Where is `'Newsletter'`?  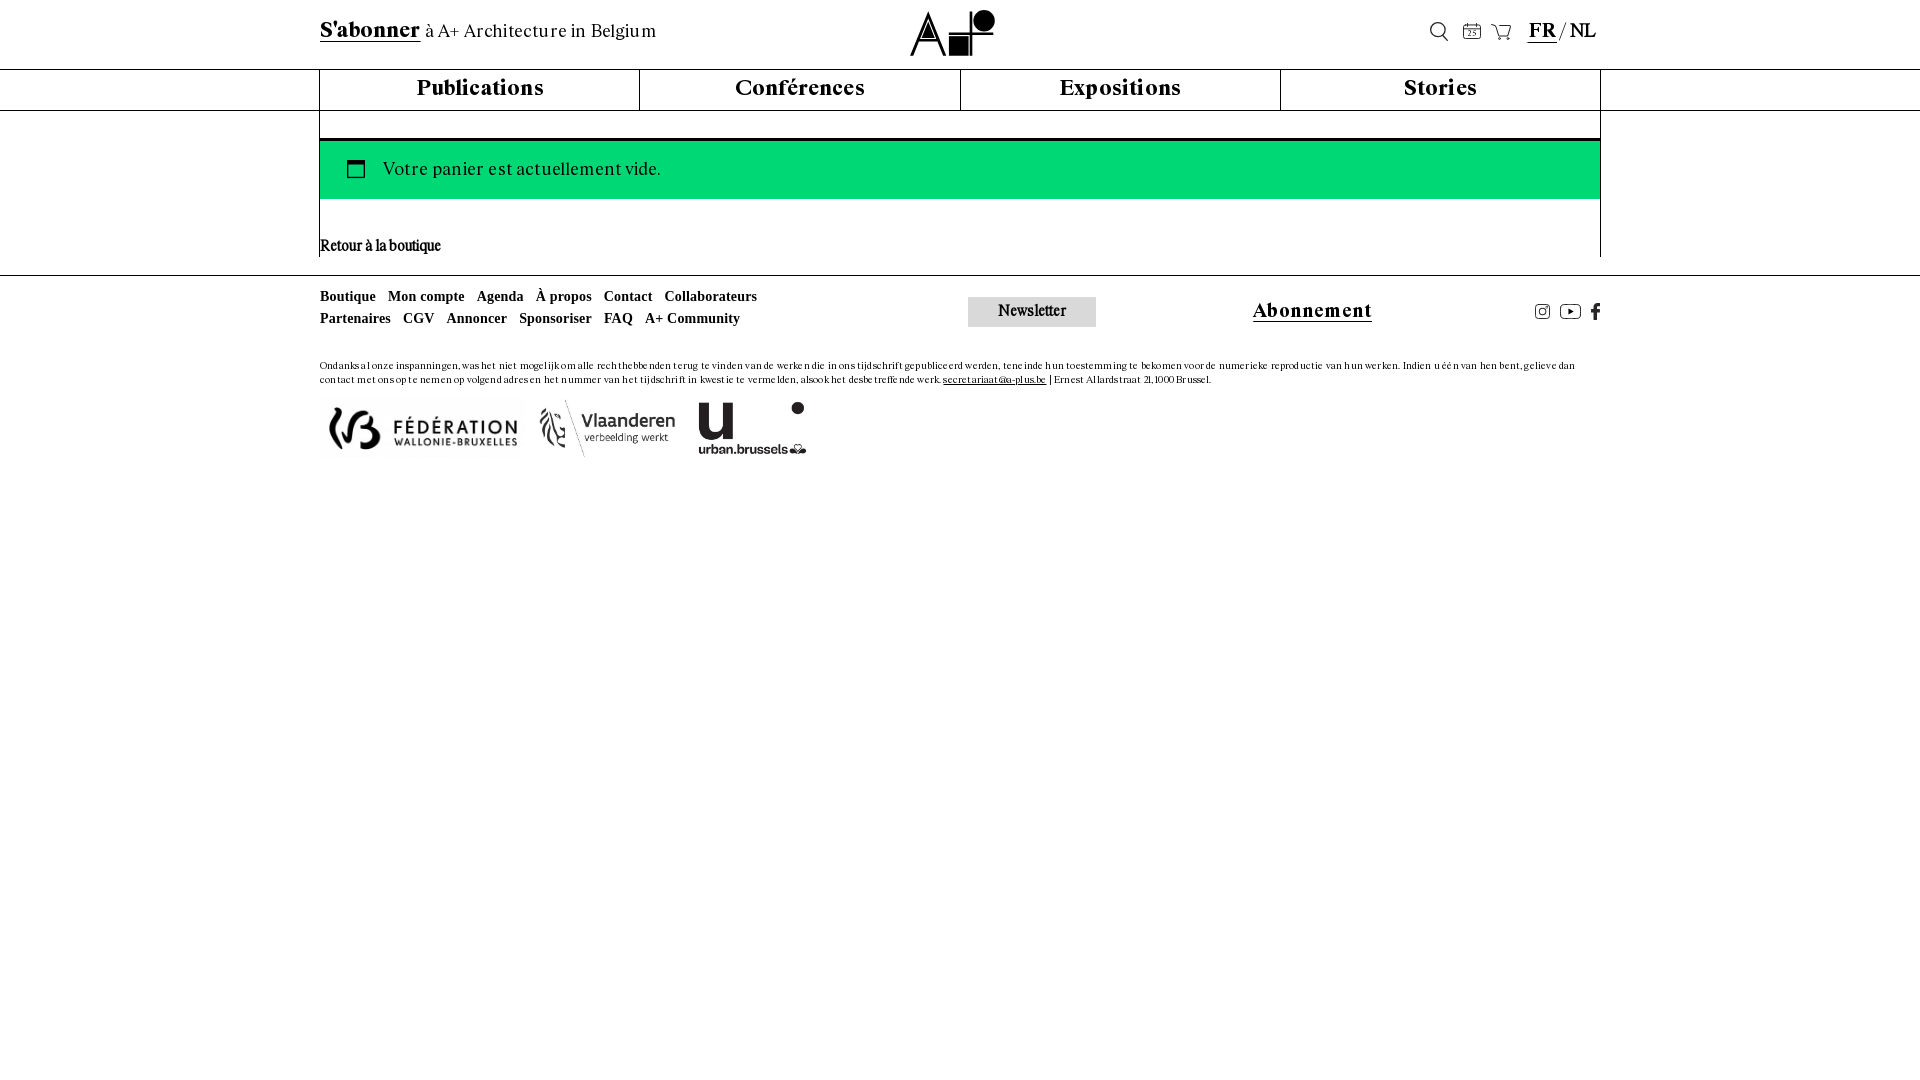 'Newsletter' is located at coordinates (1032, 312).